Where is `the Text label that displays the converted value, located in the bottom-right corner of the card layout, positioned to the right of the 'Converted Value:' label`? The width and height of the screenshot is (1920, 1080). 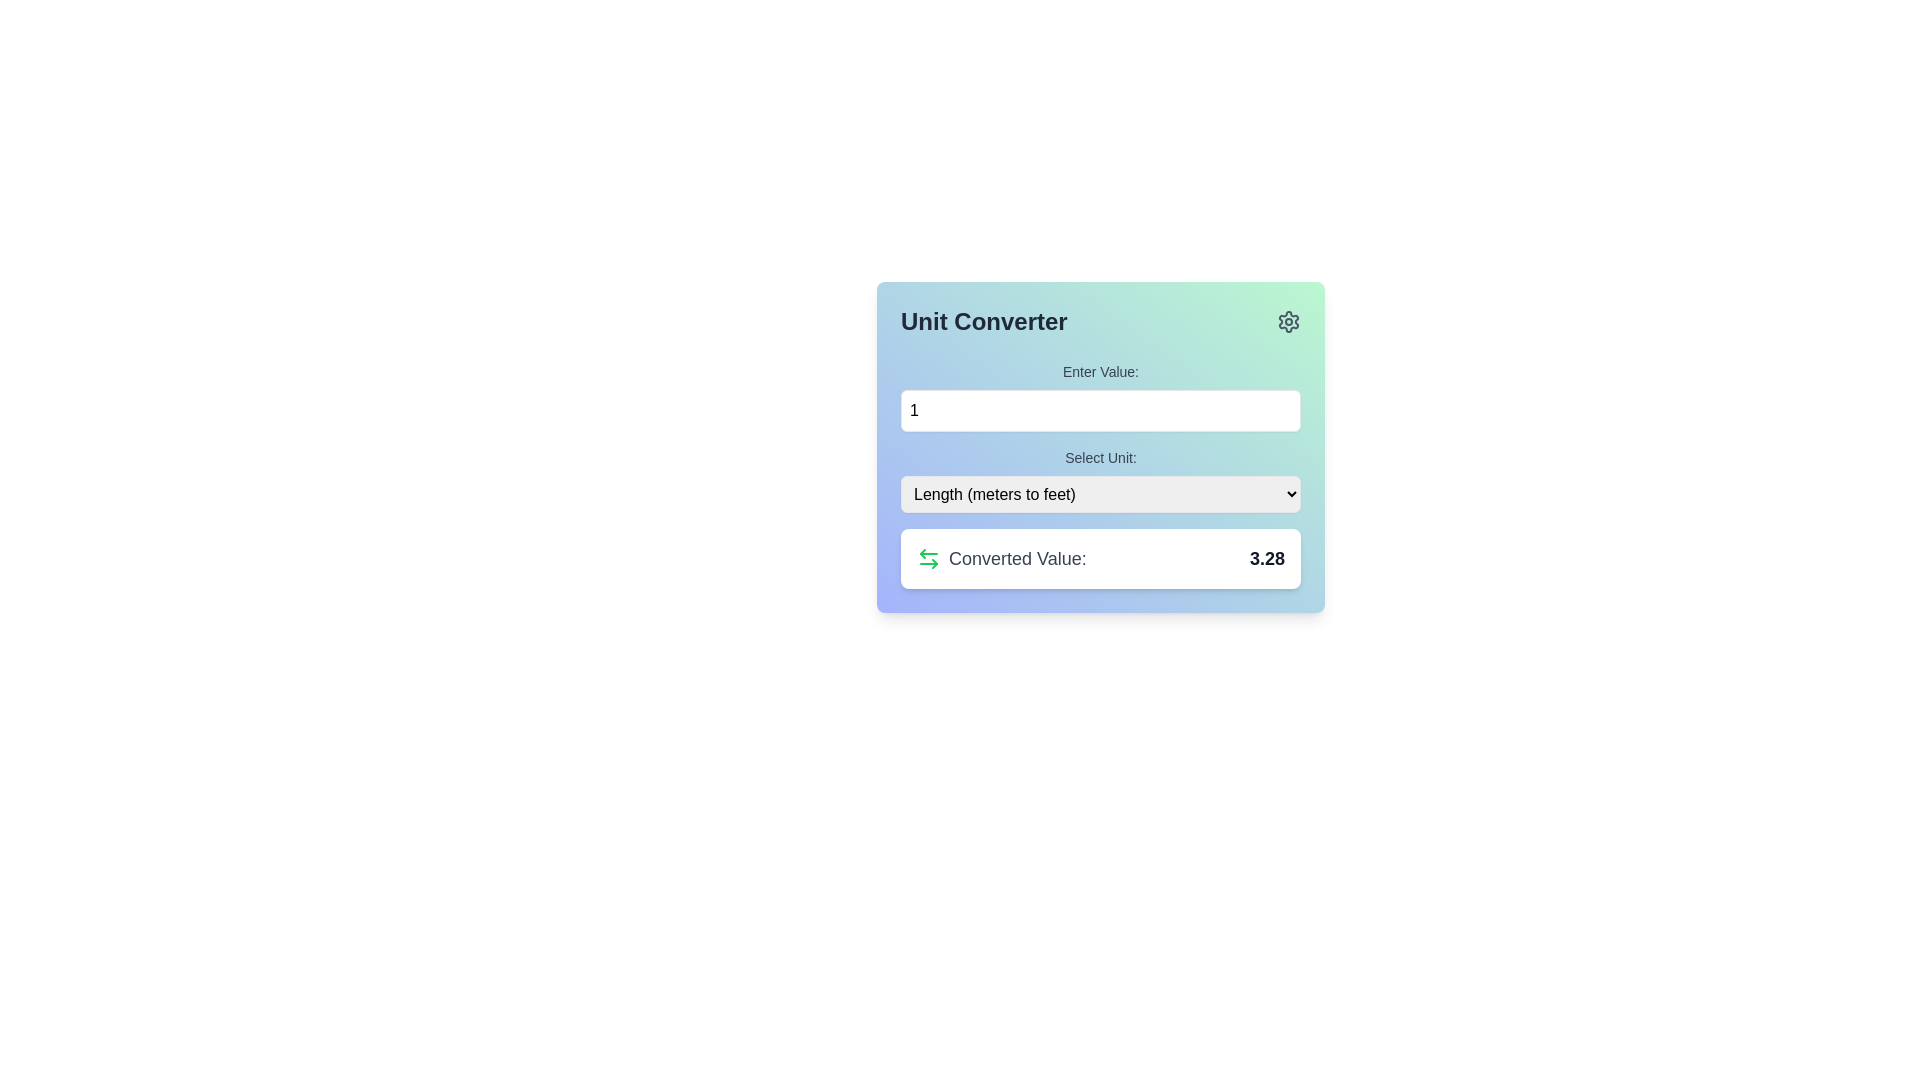 the Text label that displays the converted value, located in the bottom-right corner of the card layout, positioned to the right of the 'Converted Value:' label is located at coordinates (1266, 559).